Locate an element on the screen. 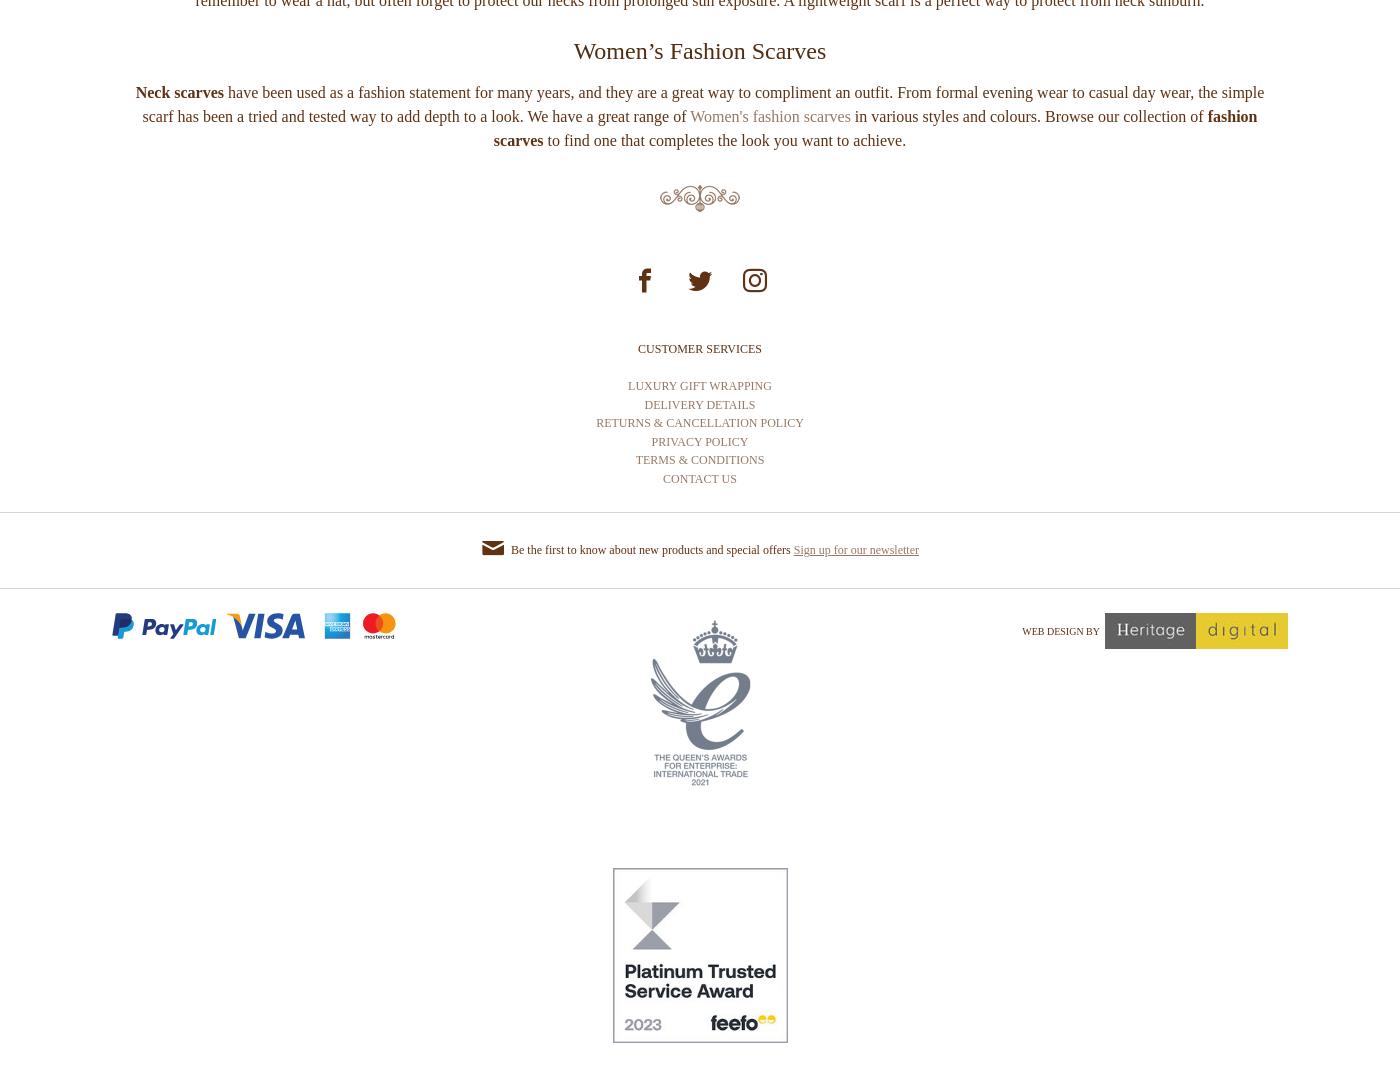 Image resolution: width=1400 pixels, height=1075 pixels. 'Customer Services' is located at coordinates (699, 422).